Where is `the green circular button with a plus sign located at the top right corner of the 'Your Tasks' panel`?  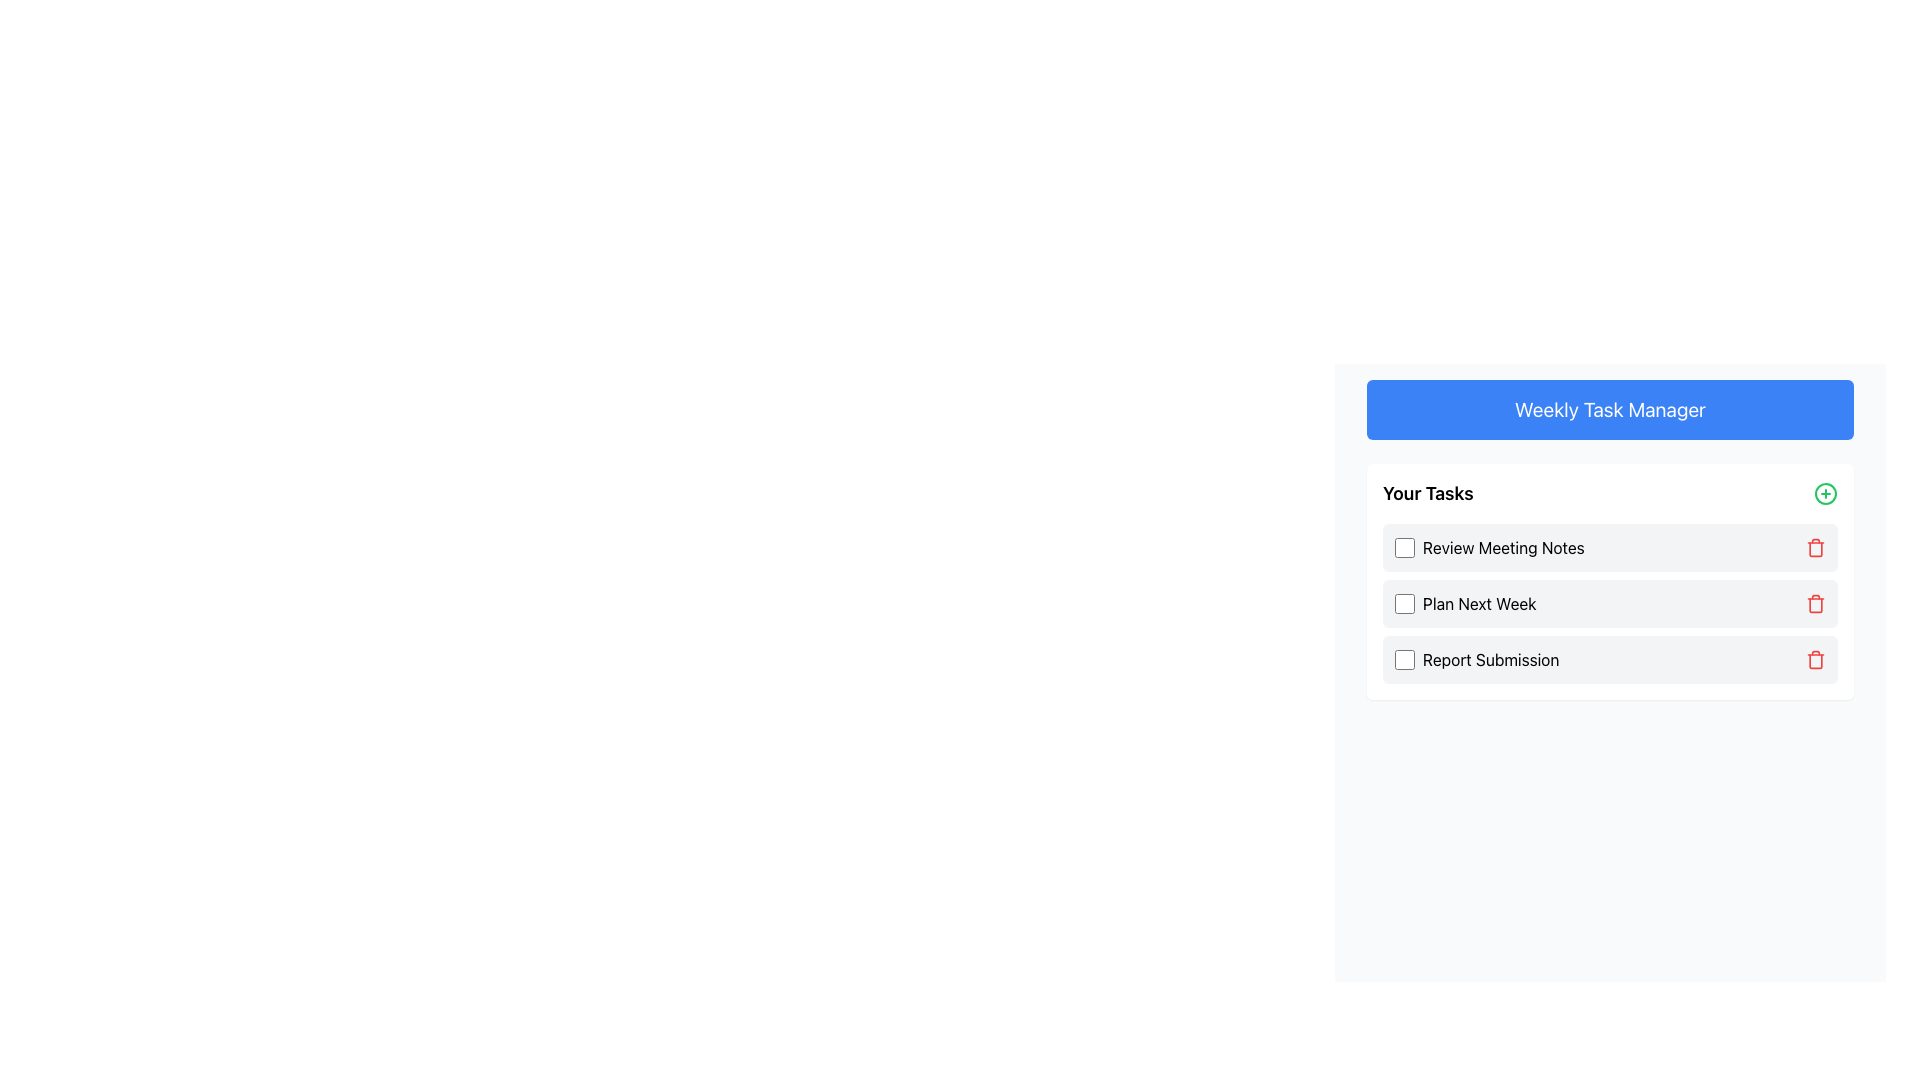 the green circular button with a plus sign located at the top right corner of the 'Your Tasks' panel is located at coordinates (1825, 493).